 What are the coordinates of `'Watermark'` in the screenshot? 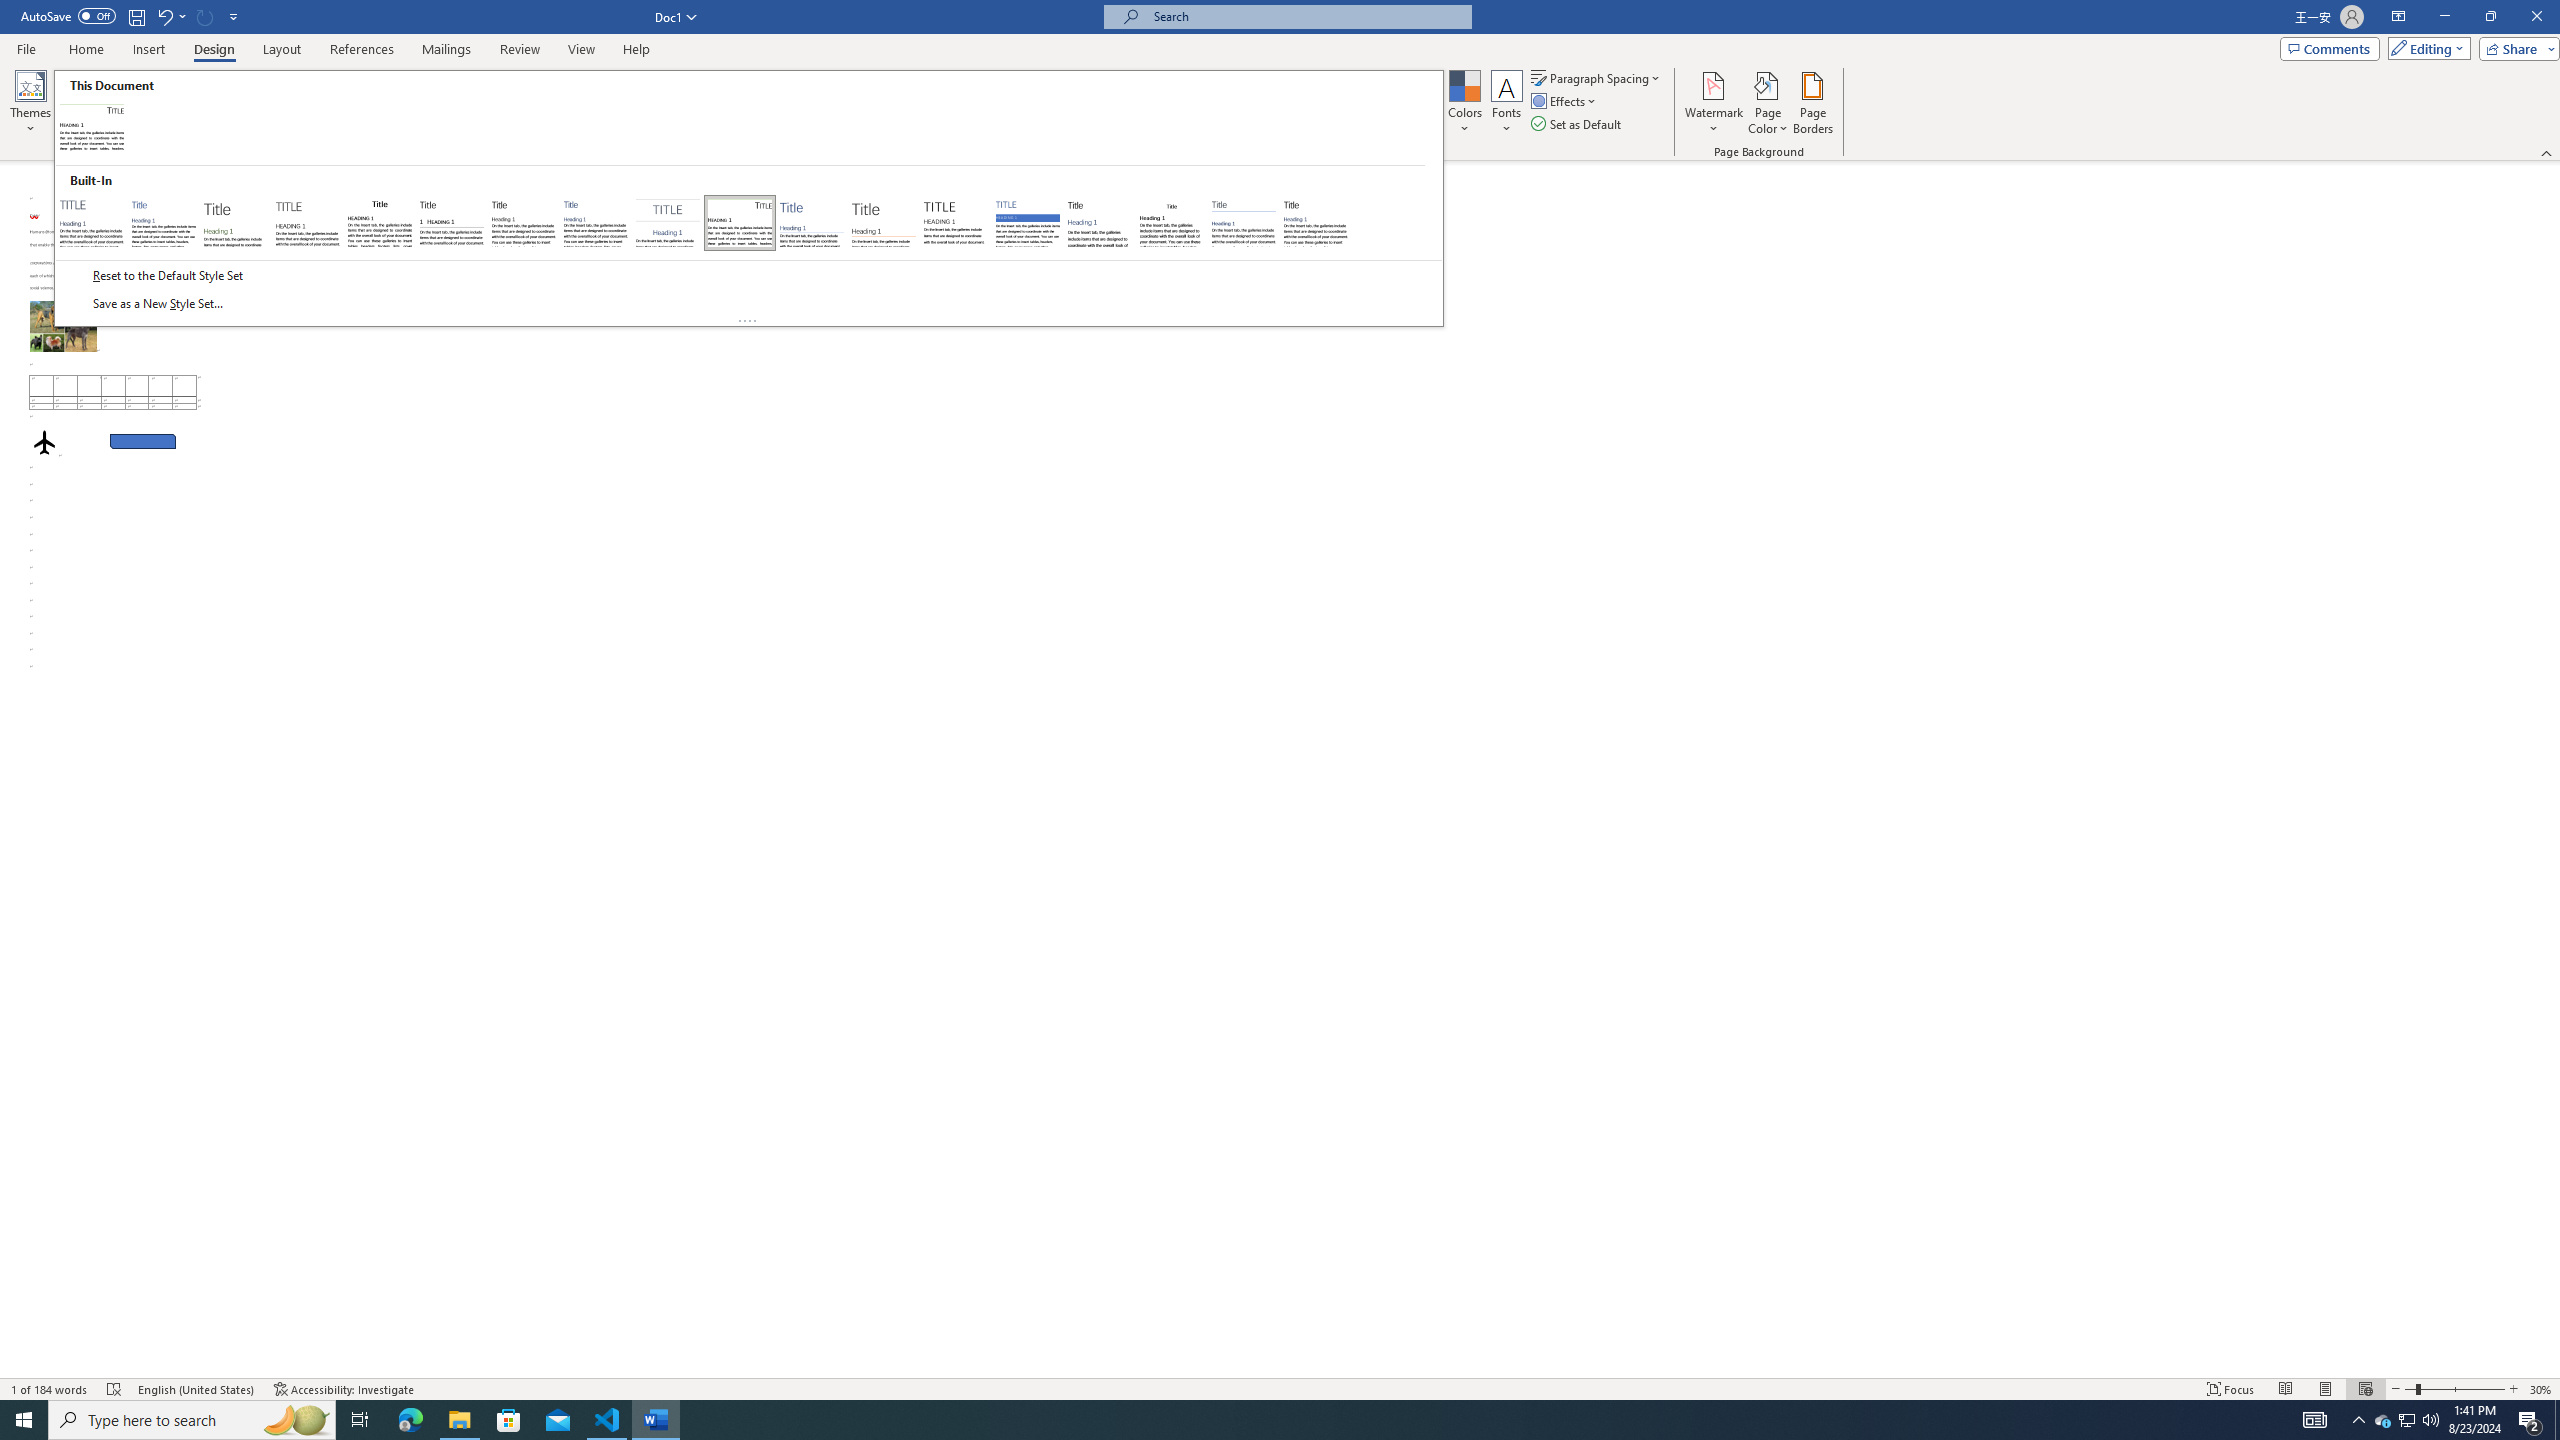 It's located at (1712, 103).